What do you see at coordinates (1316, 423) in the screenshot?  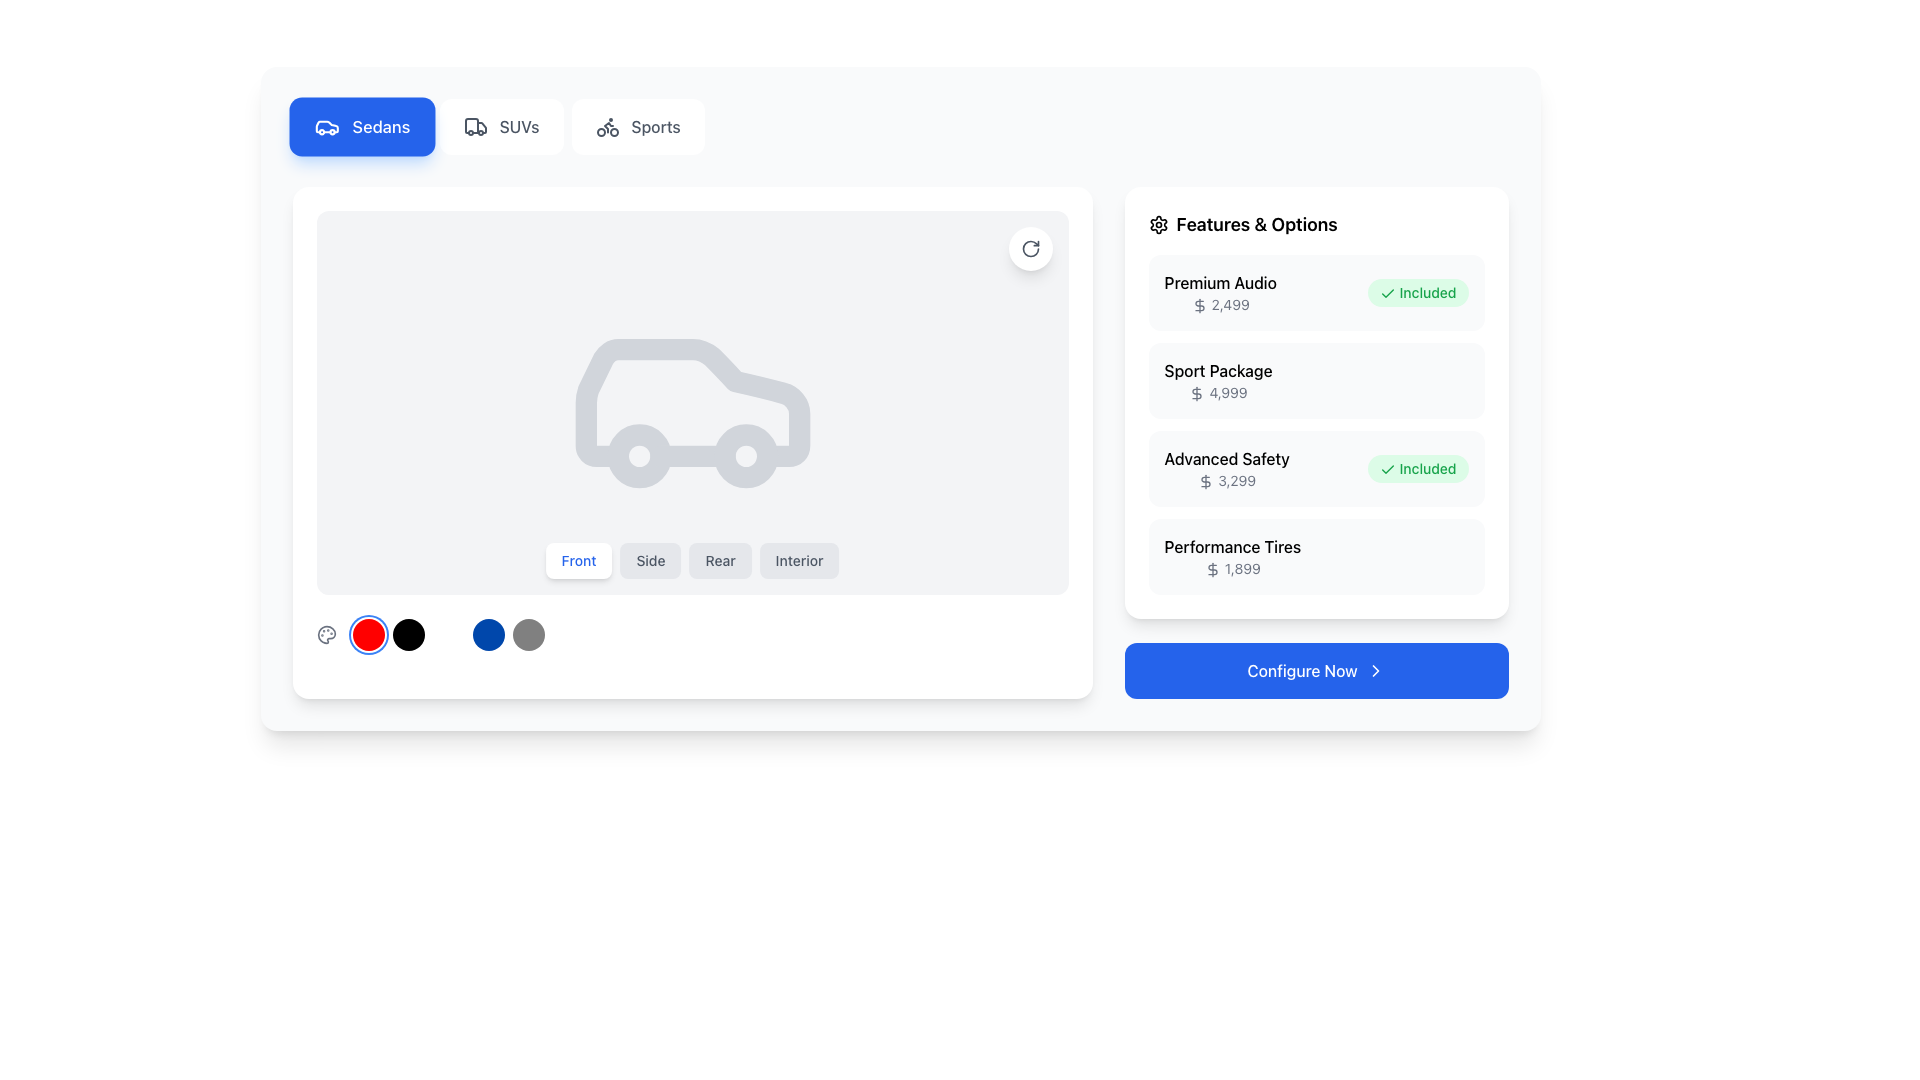 I see `to select or interact with the 'Advanced Safety' feature listed in the 'Features & Options' section, which is the third row in the feature list` at bounding box center [1316, 423].